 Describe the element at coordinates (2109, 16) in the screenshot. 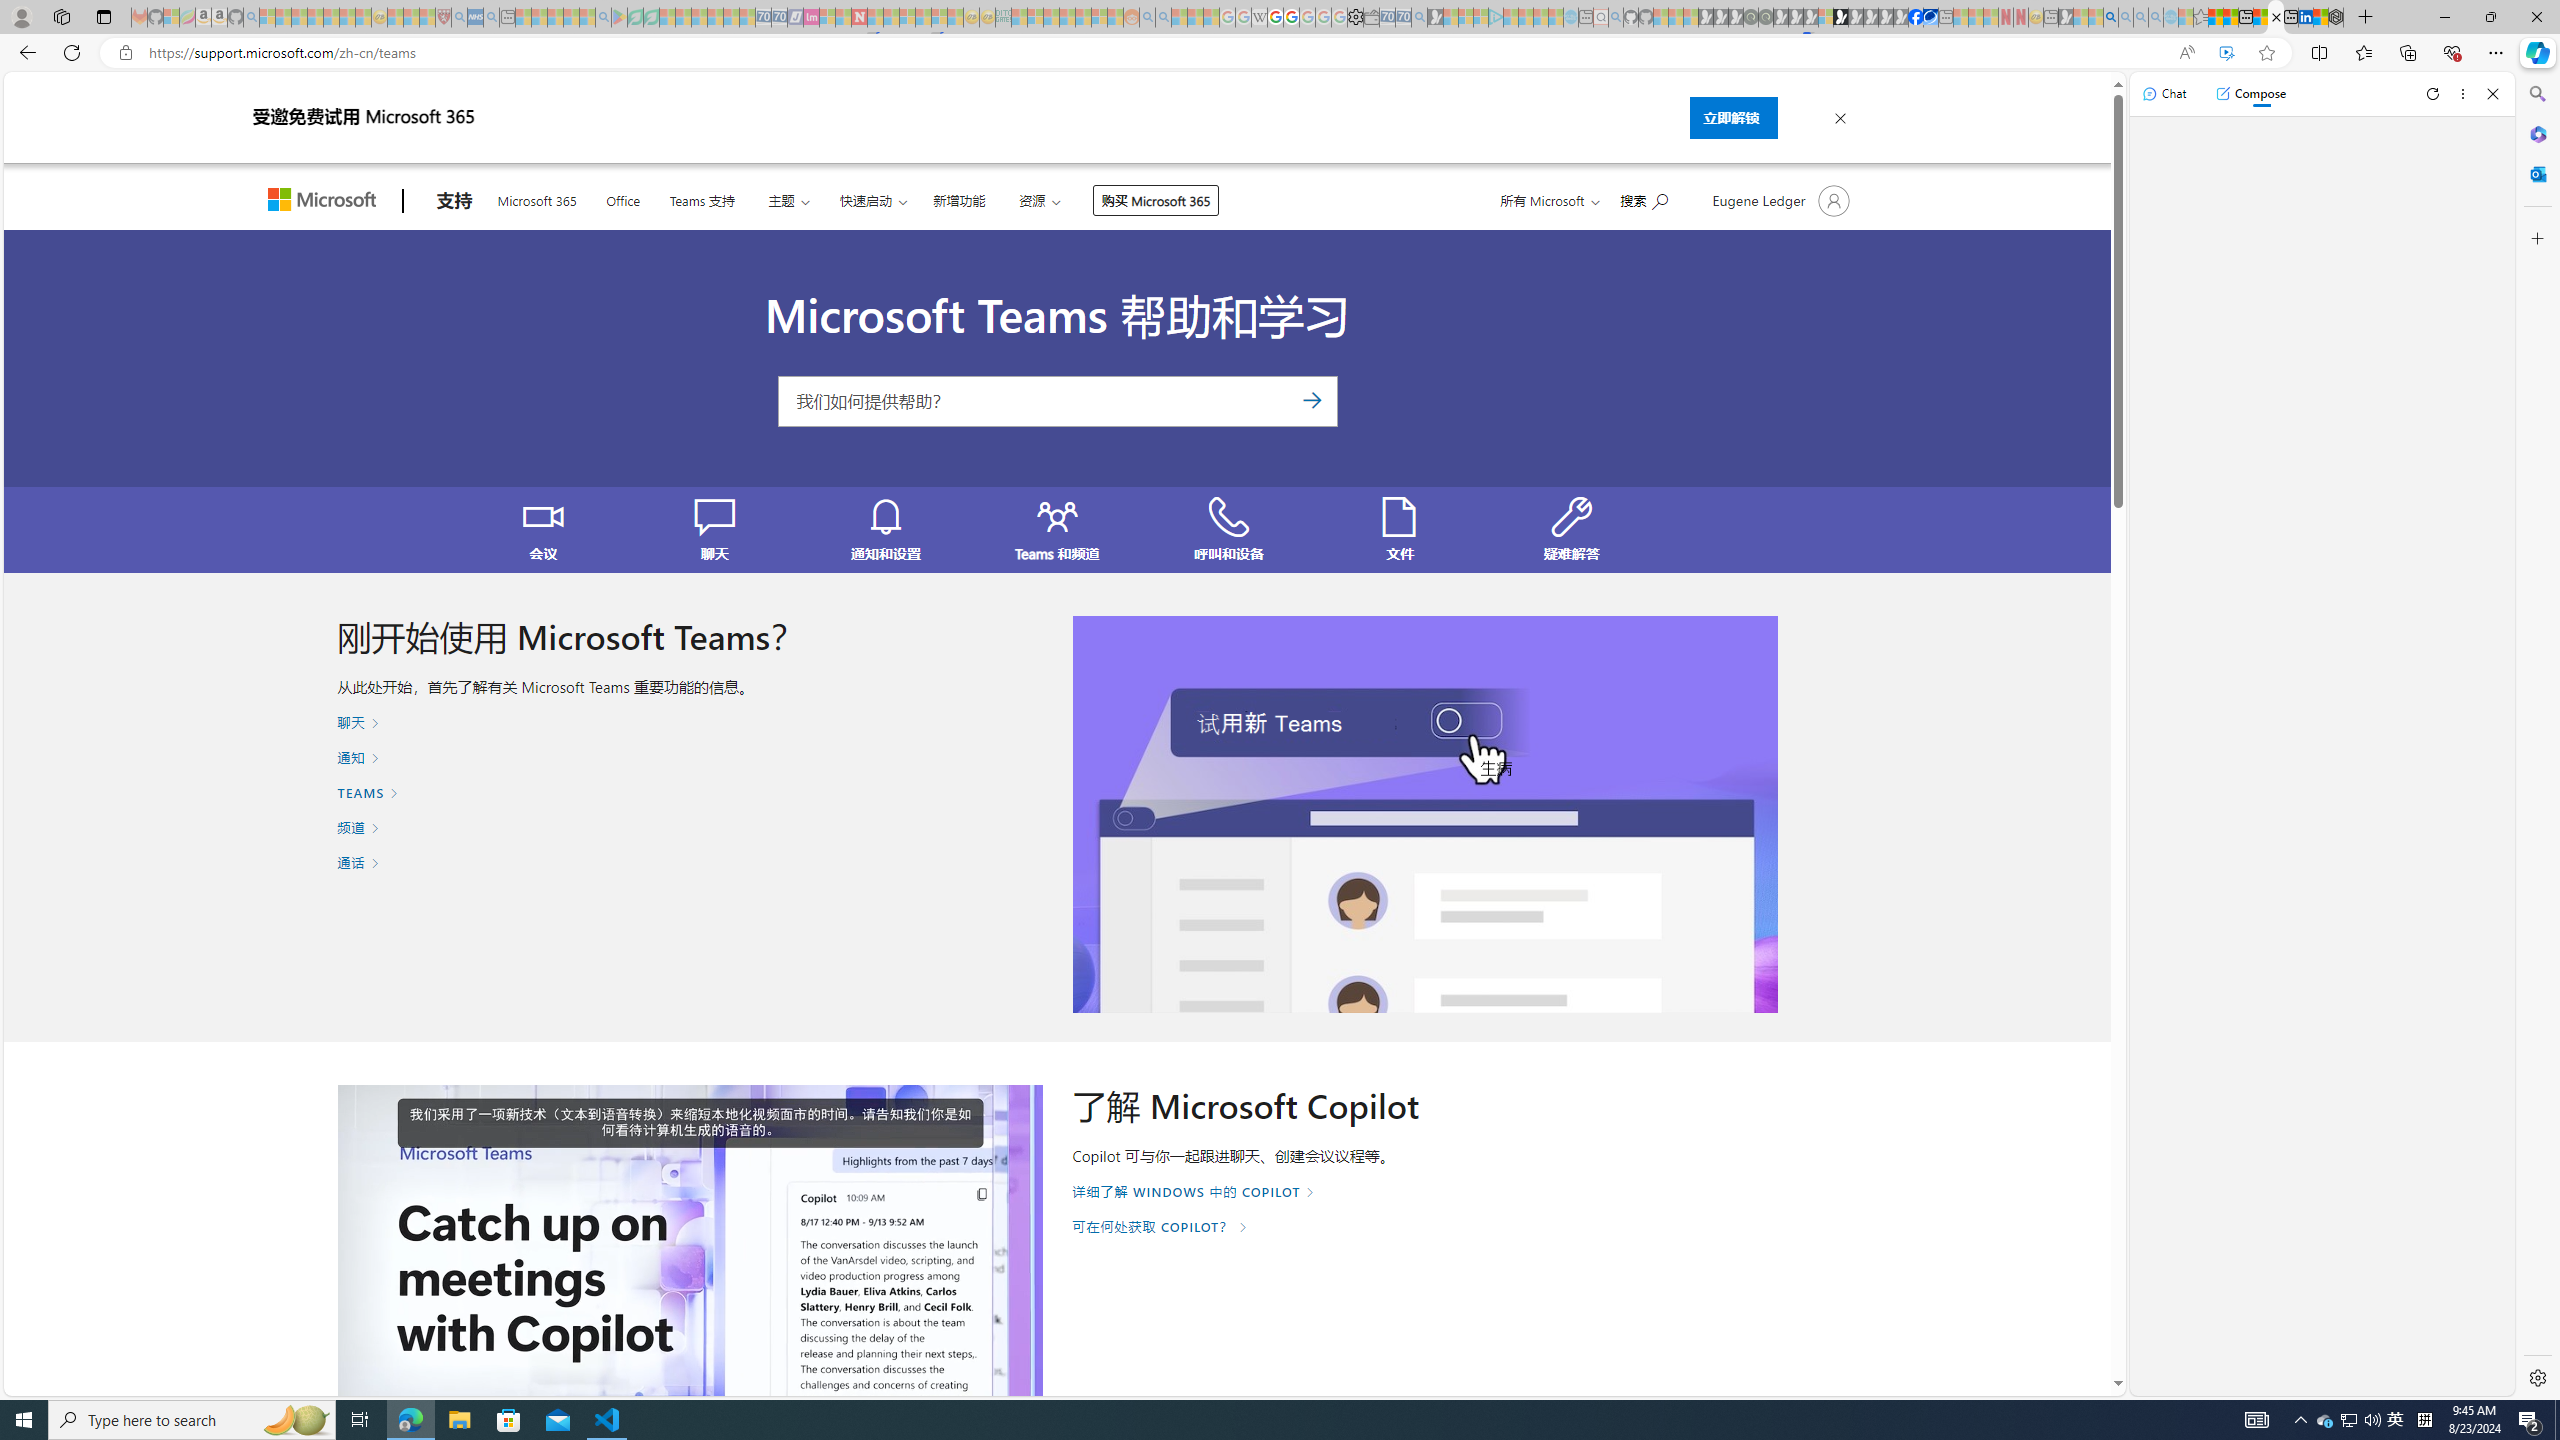

I see `'Bing AI - Search'` at that location.